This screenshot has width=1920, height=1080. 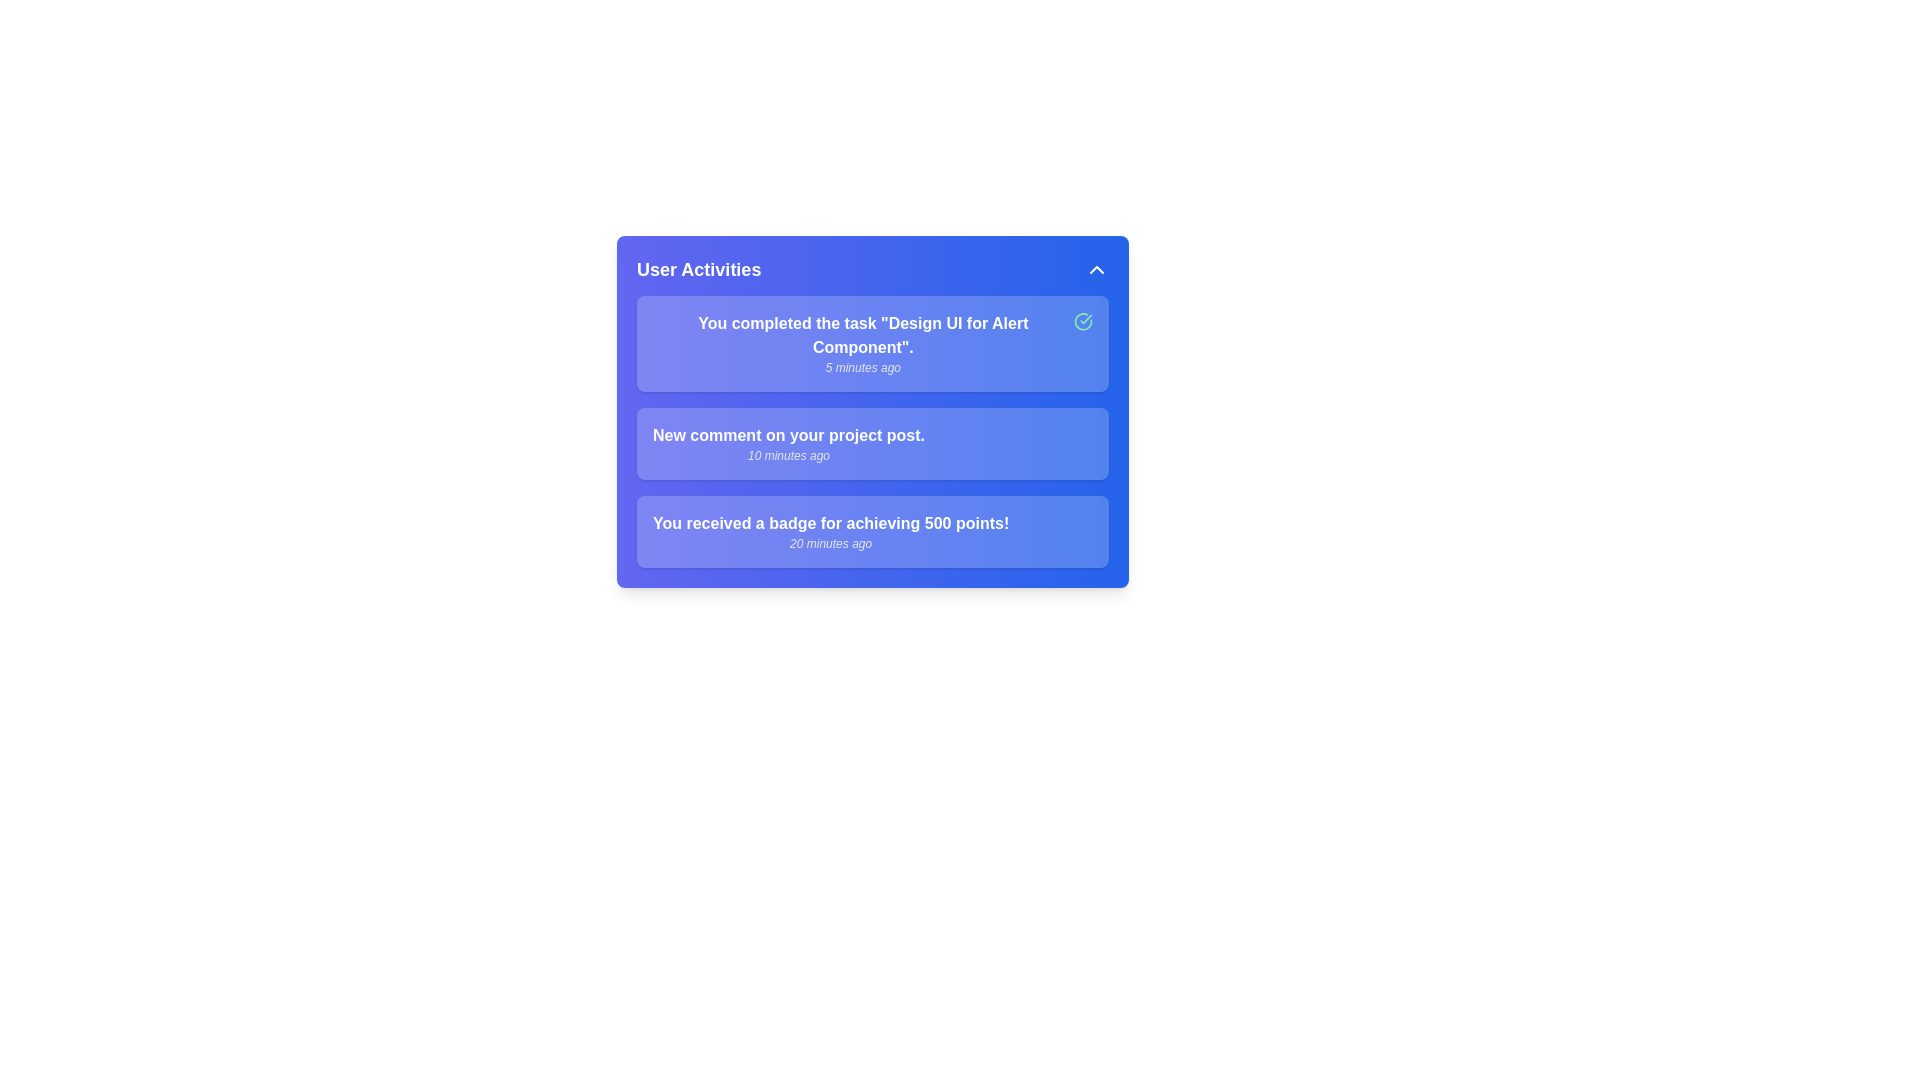 What do you see at coordinates (787, 455) in the screenshot?
I see `the text label displaying '10 minutes ago', which is styled in light gray and italicized, located under the notification 'New comment on your project post.'` at bounding box center [787, 455].